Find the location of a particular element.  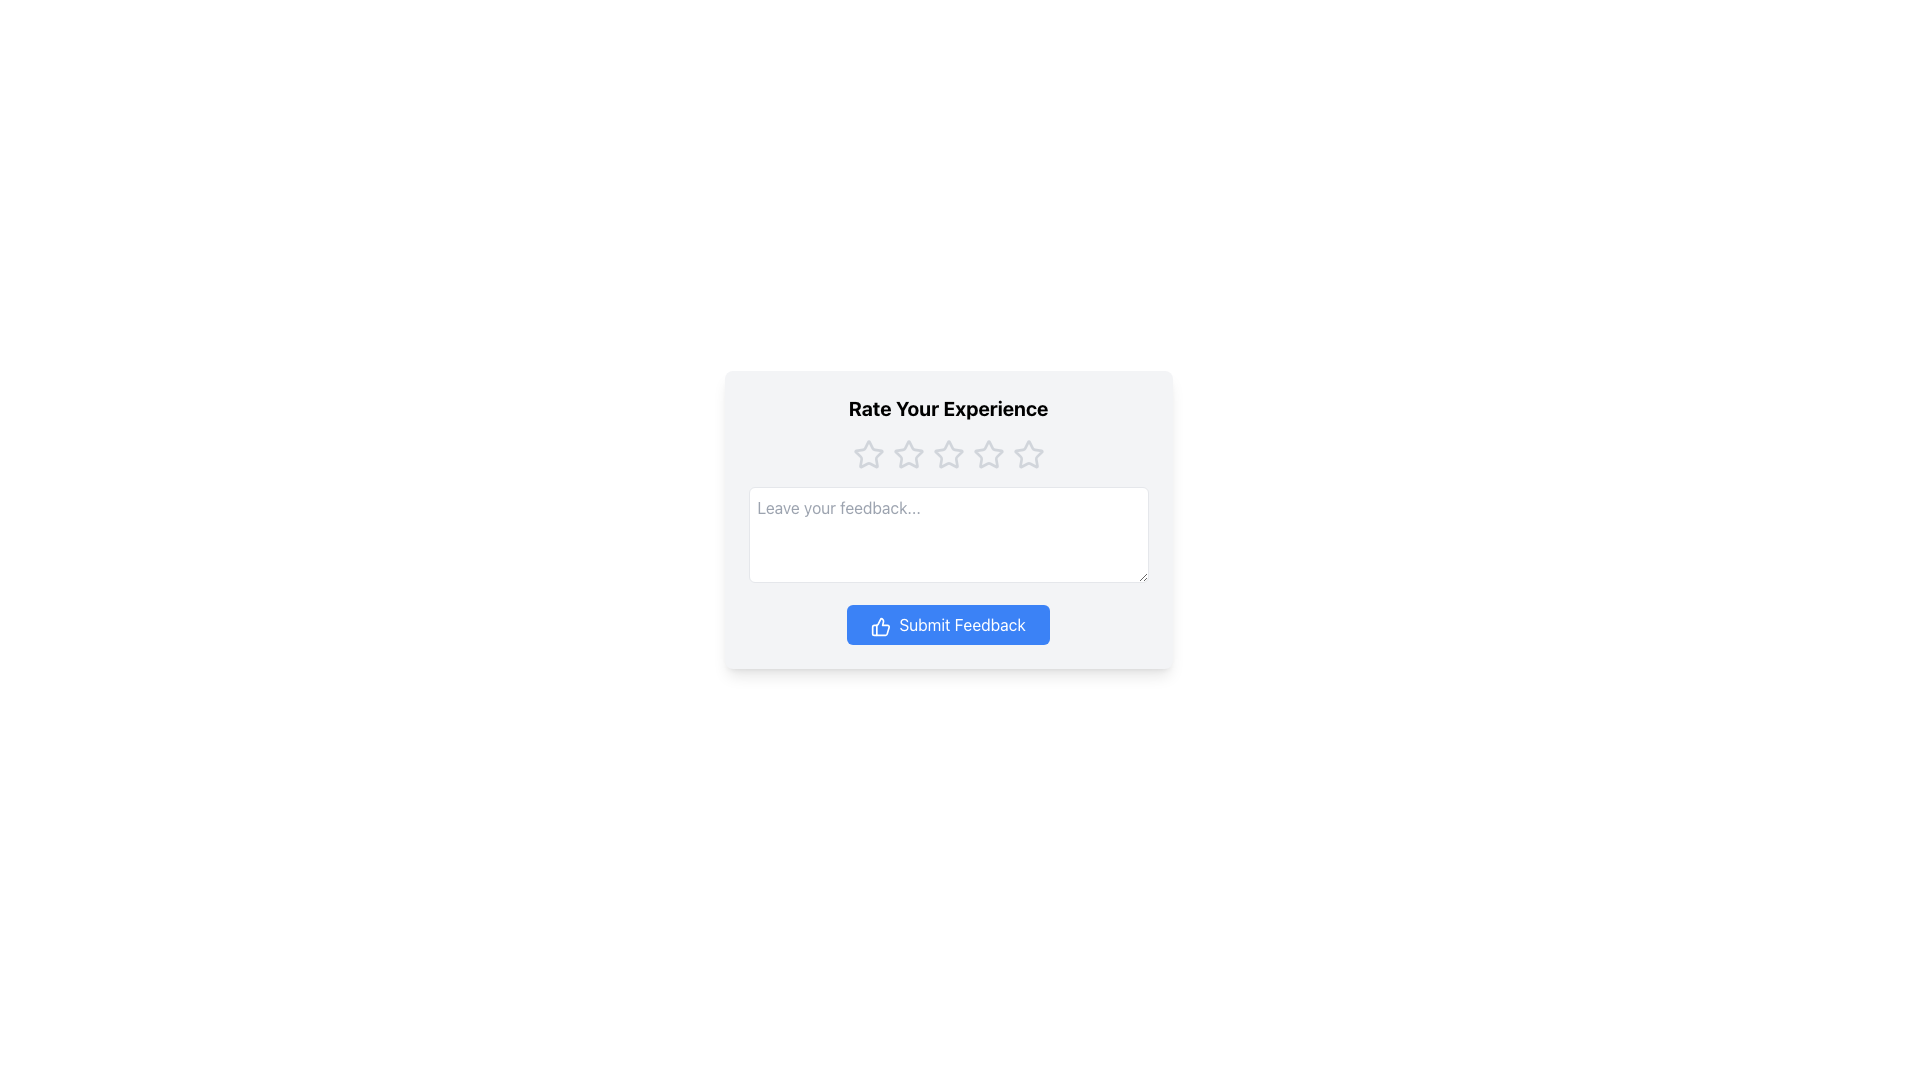

the submit feedback button located at the bottom center of the card component, directly beneath the feedback input area is located at coordinates (947, 623).